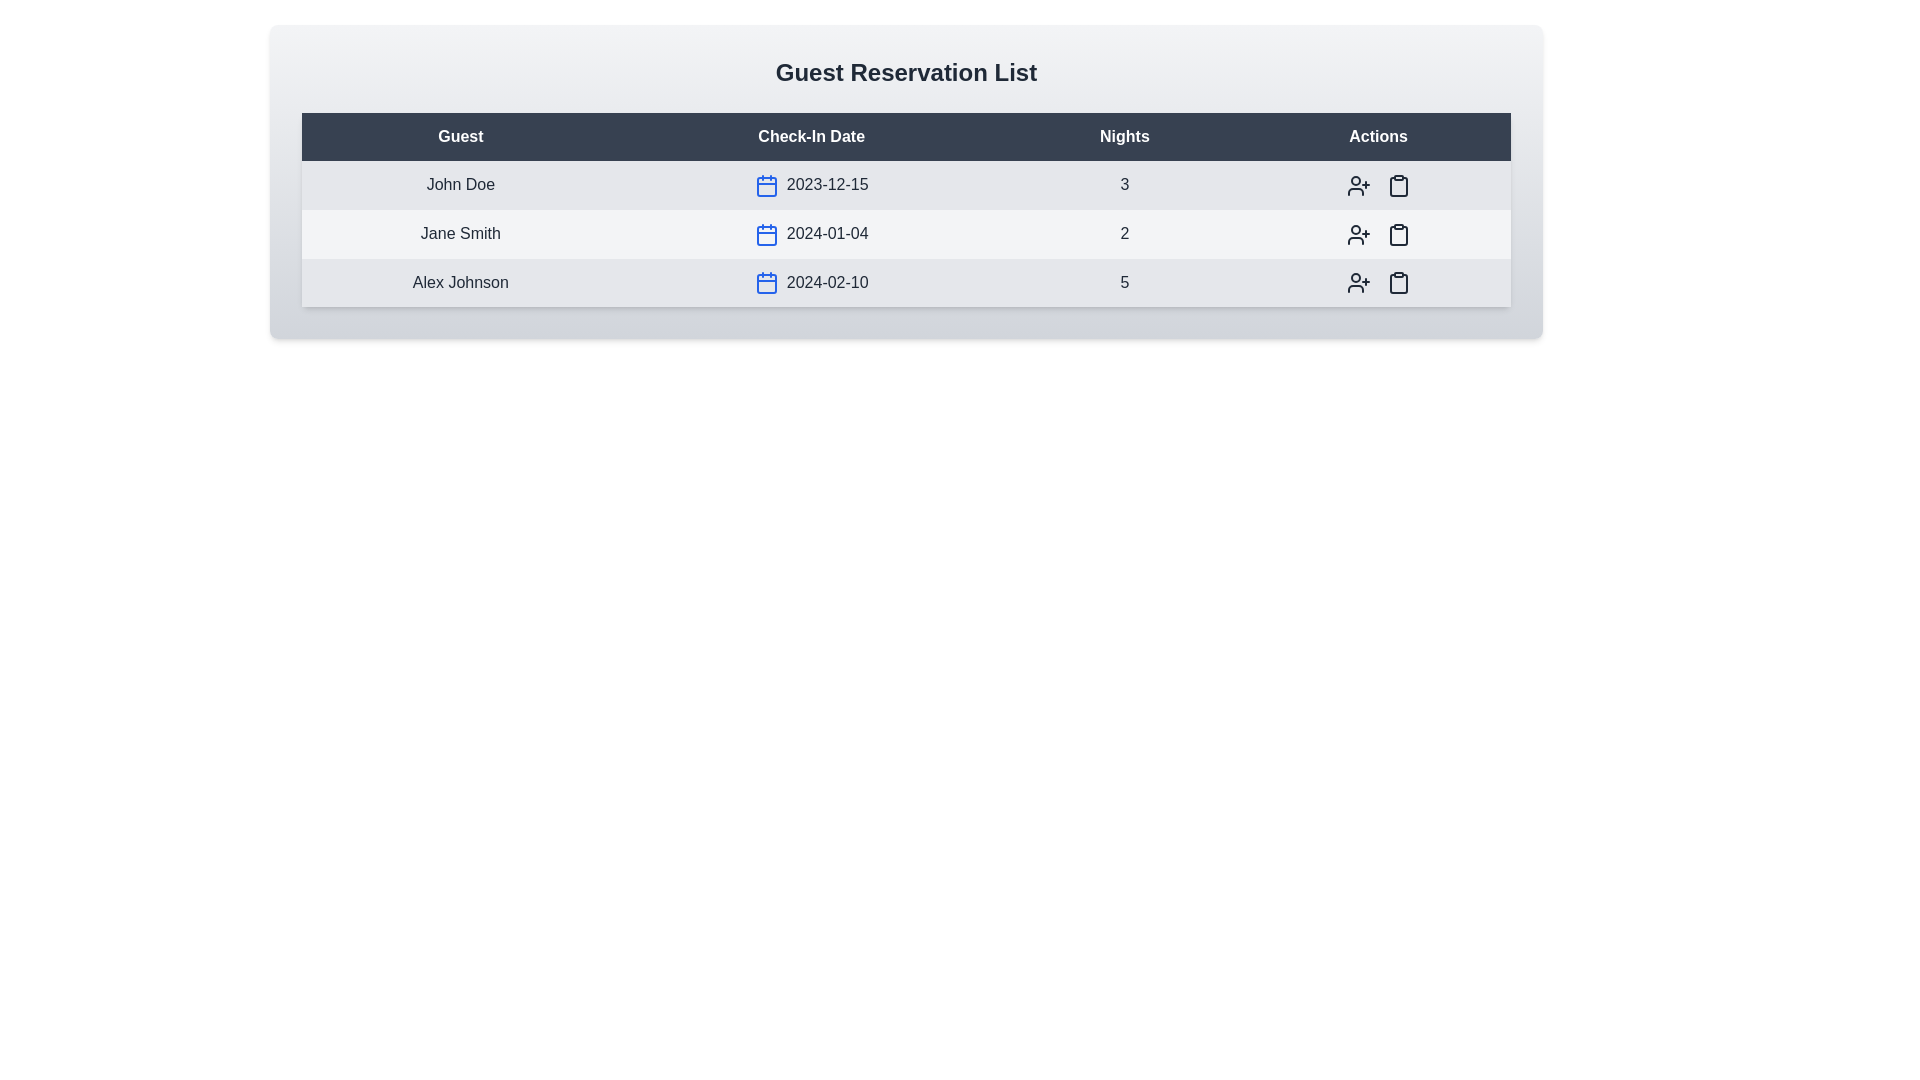 Image resolution: width=1920 pixels, height=1080 pixels. I want to click on the clipboard action icon in the second row of the 'Guest Reservation List' table, so click(1397, 234).